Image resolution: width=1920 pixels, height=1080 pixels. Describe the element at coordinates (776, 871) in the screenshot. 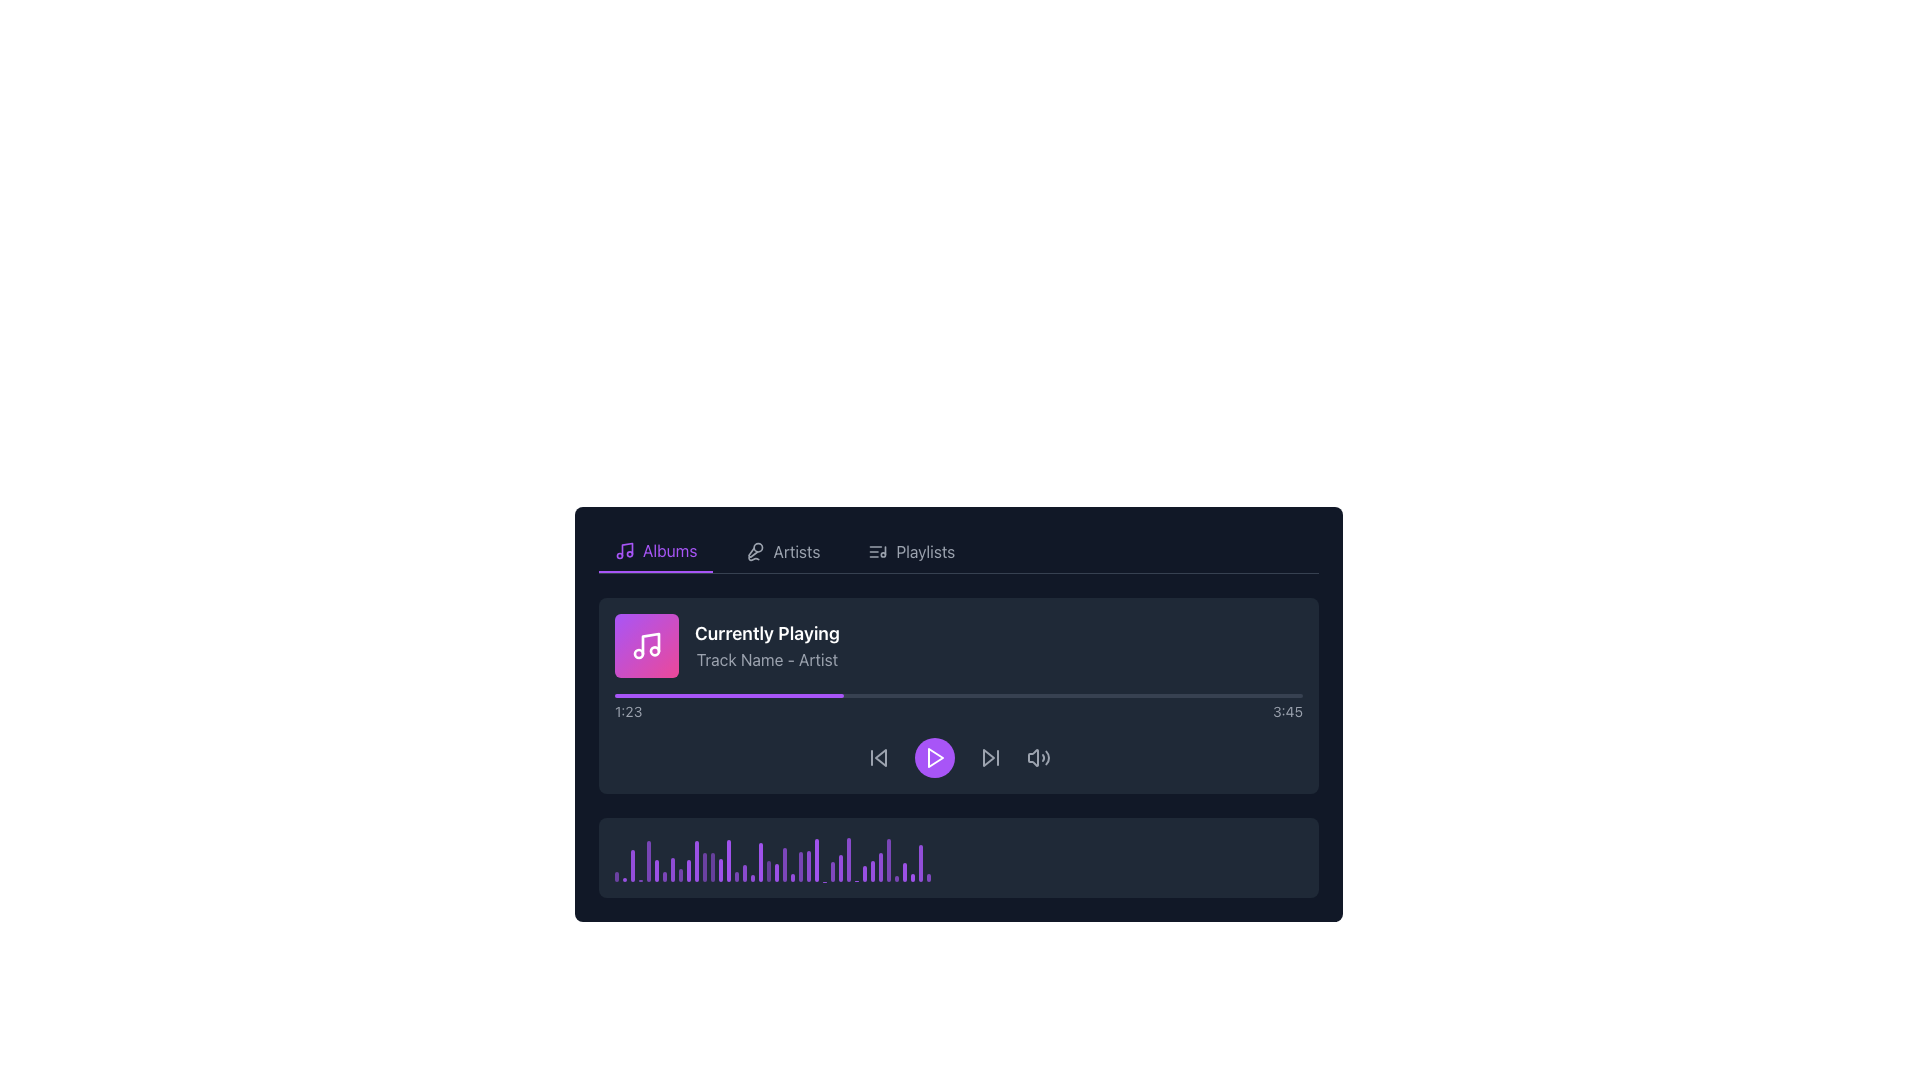

I see `the visual progress waveform bar, which is the 21st bar from the left in the horizontal array of waveform bars in the music player interface` at that location.